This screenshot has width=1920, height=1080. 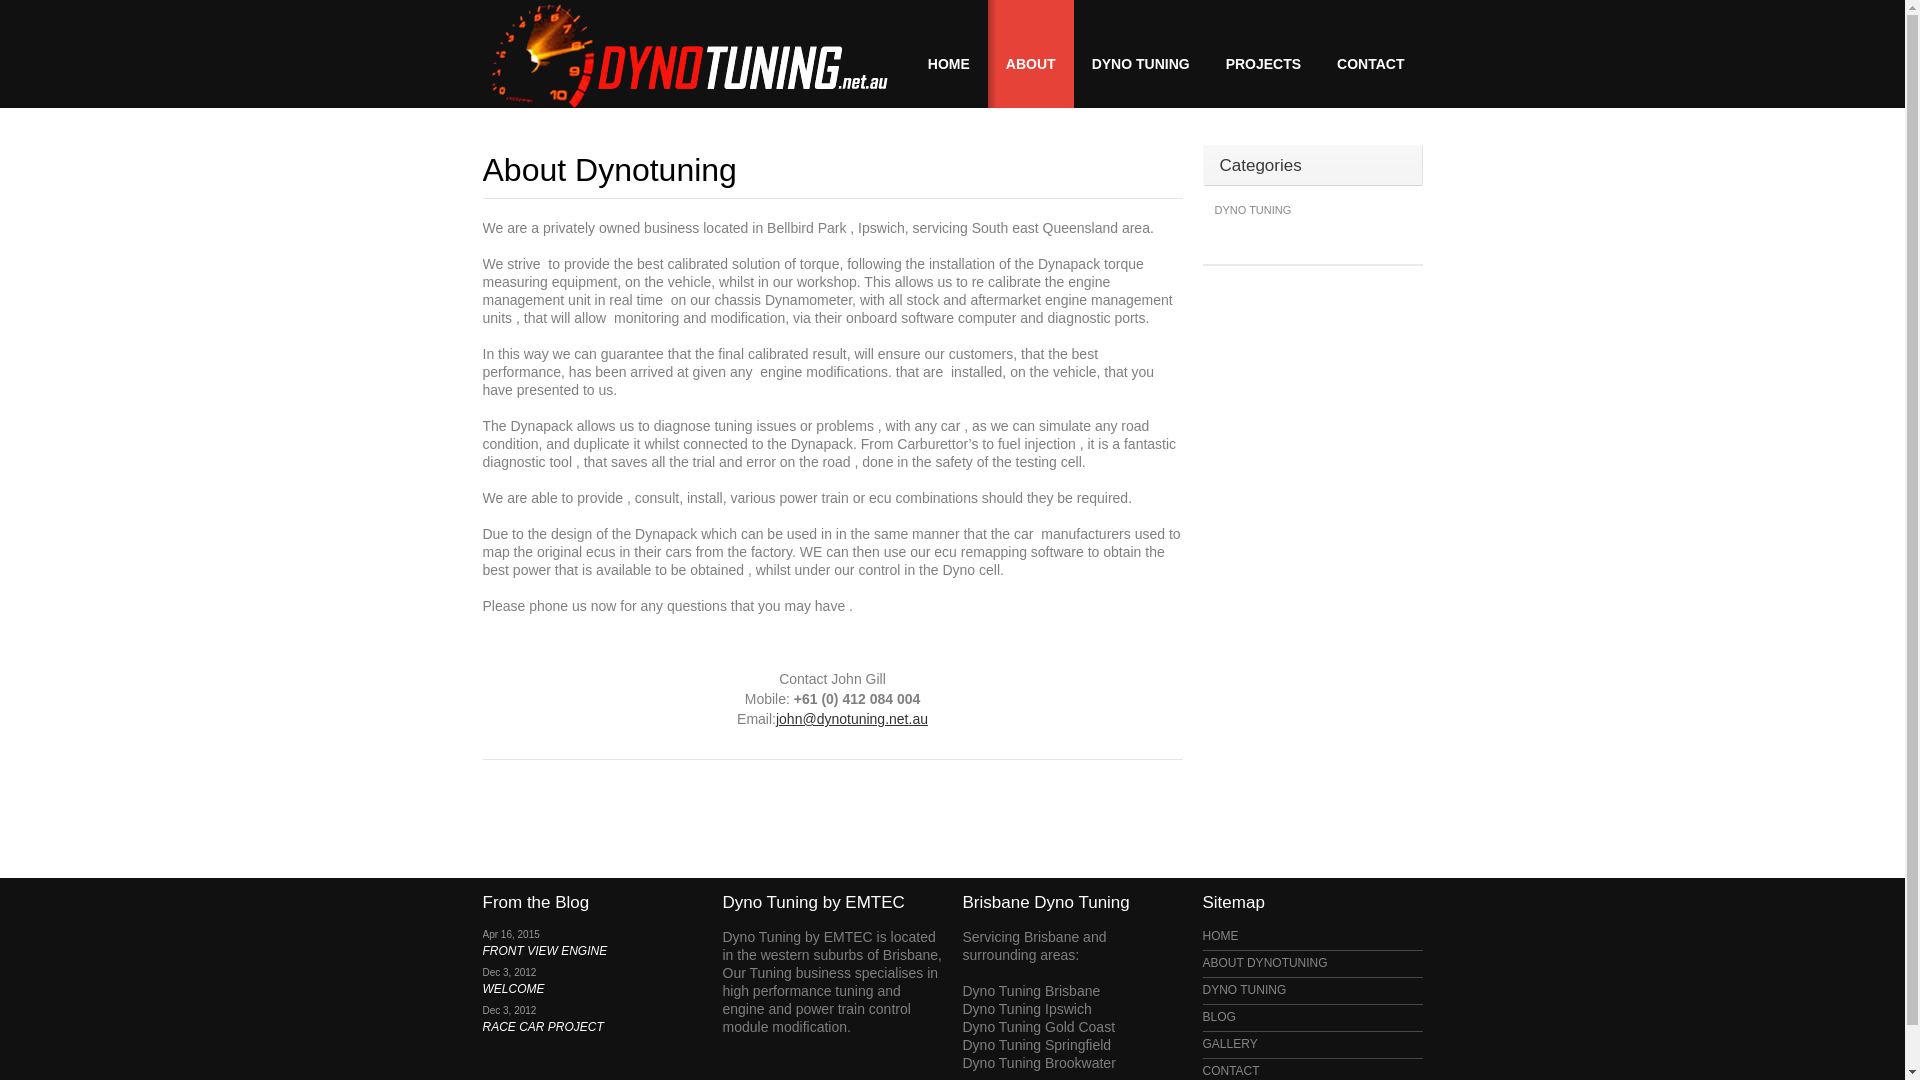 What do you see at coordinates (542, 1026) in the screenshot?
I see `'RACE CAR PROJECT'` at bounding box center [542, 1026].